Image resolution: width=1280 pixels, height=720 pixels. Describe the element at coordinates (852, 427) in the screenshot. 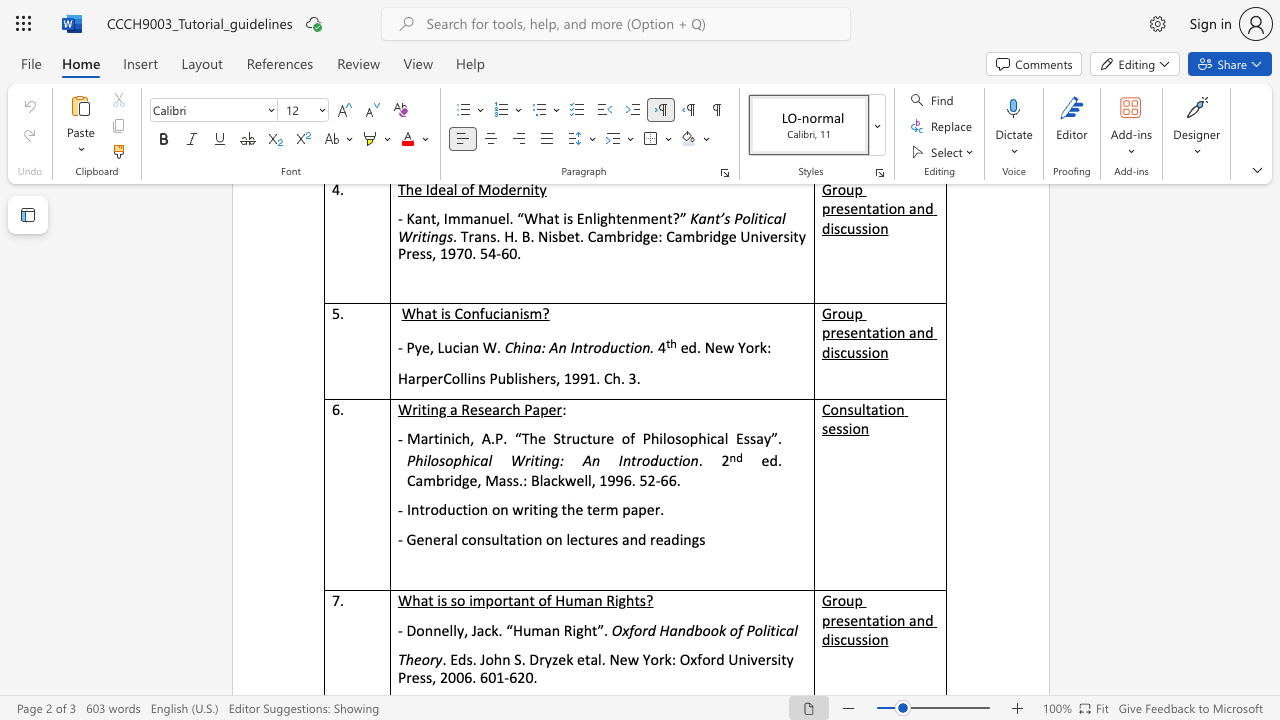

I see `the subset text "on" within the text "Consultation session"` at that location.